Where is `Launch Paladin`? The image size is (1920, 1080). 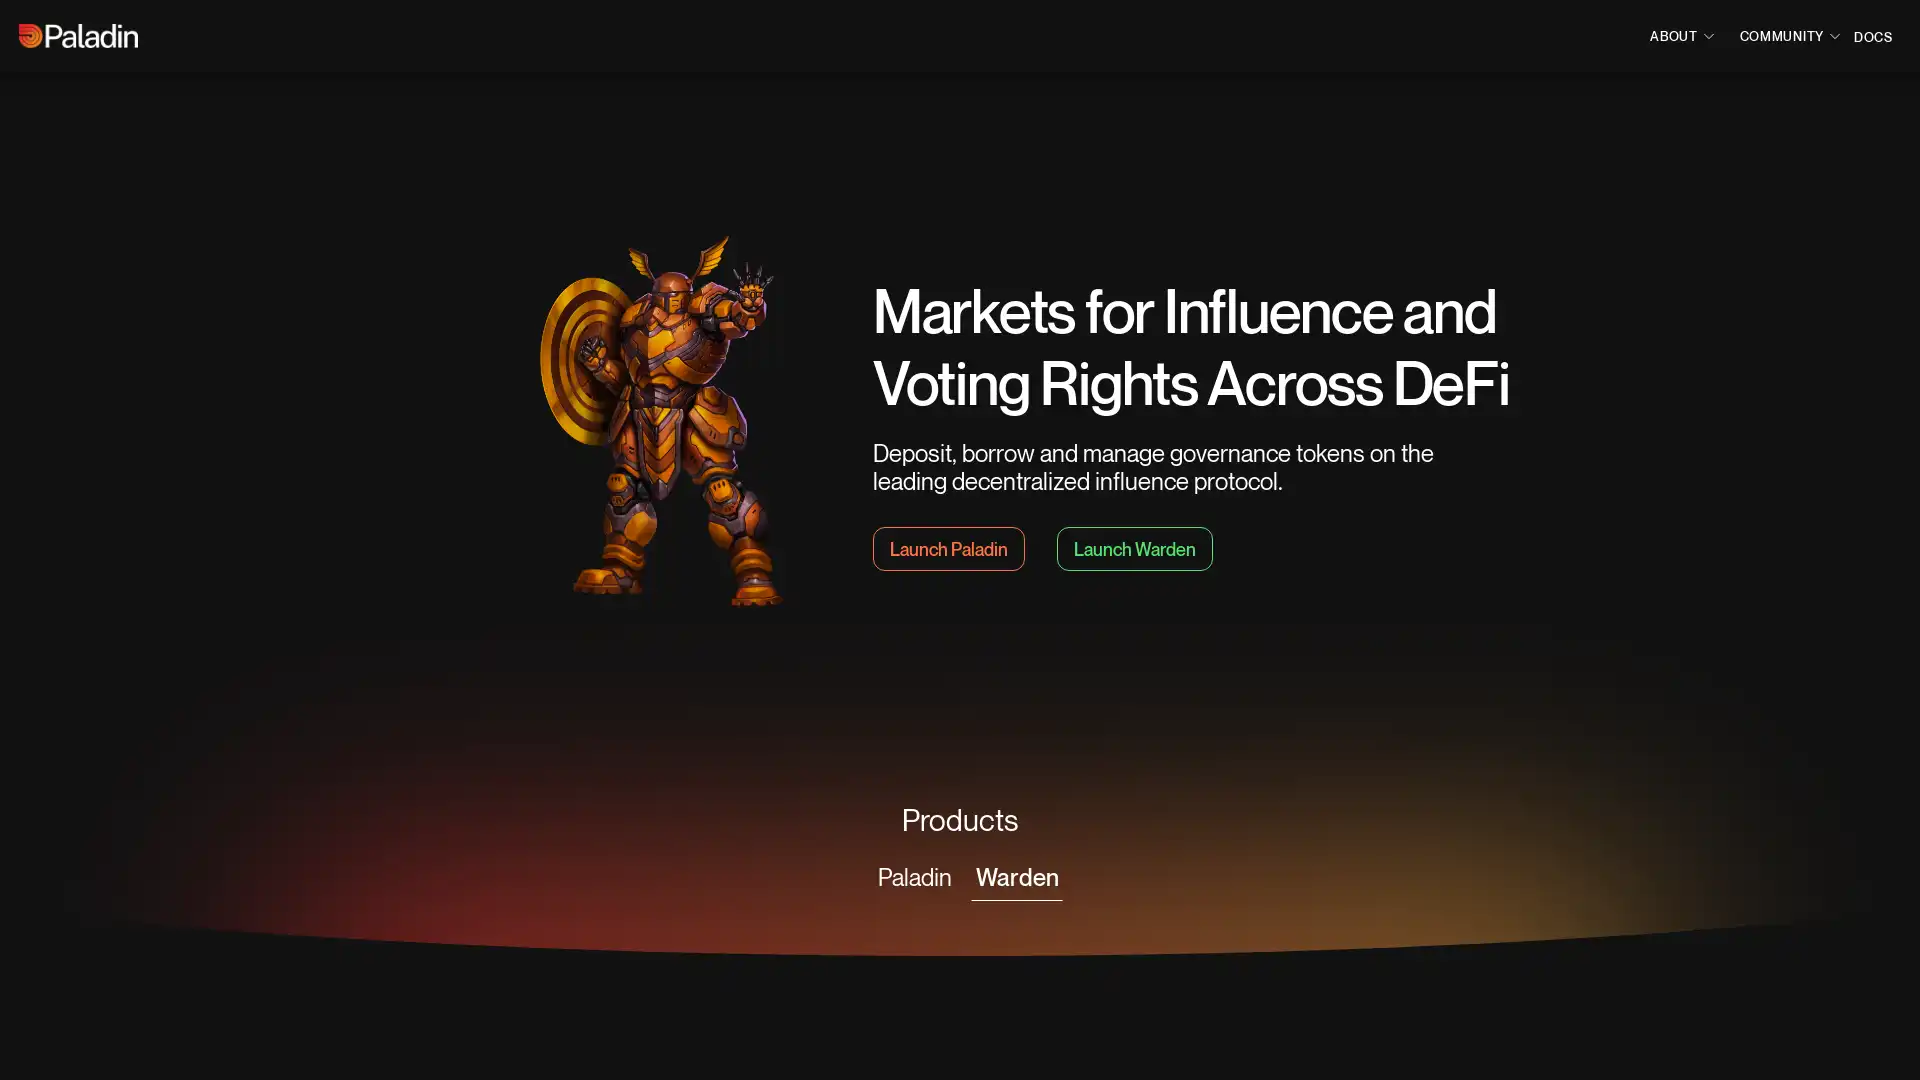
Launch Paladin is located at coordinates (947, 547).